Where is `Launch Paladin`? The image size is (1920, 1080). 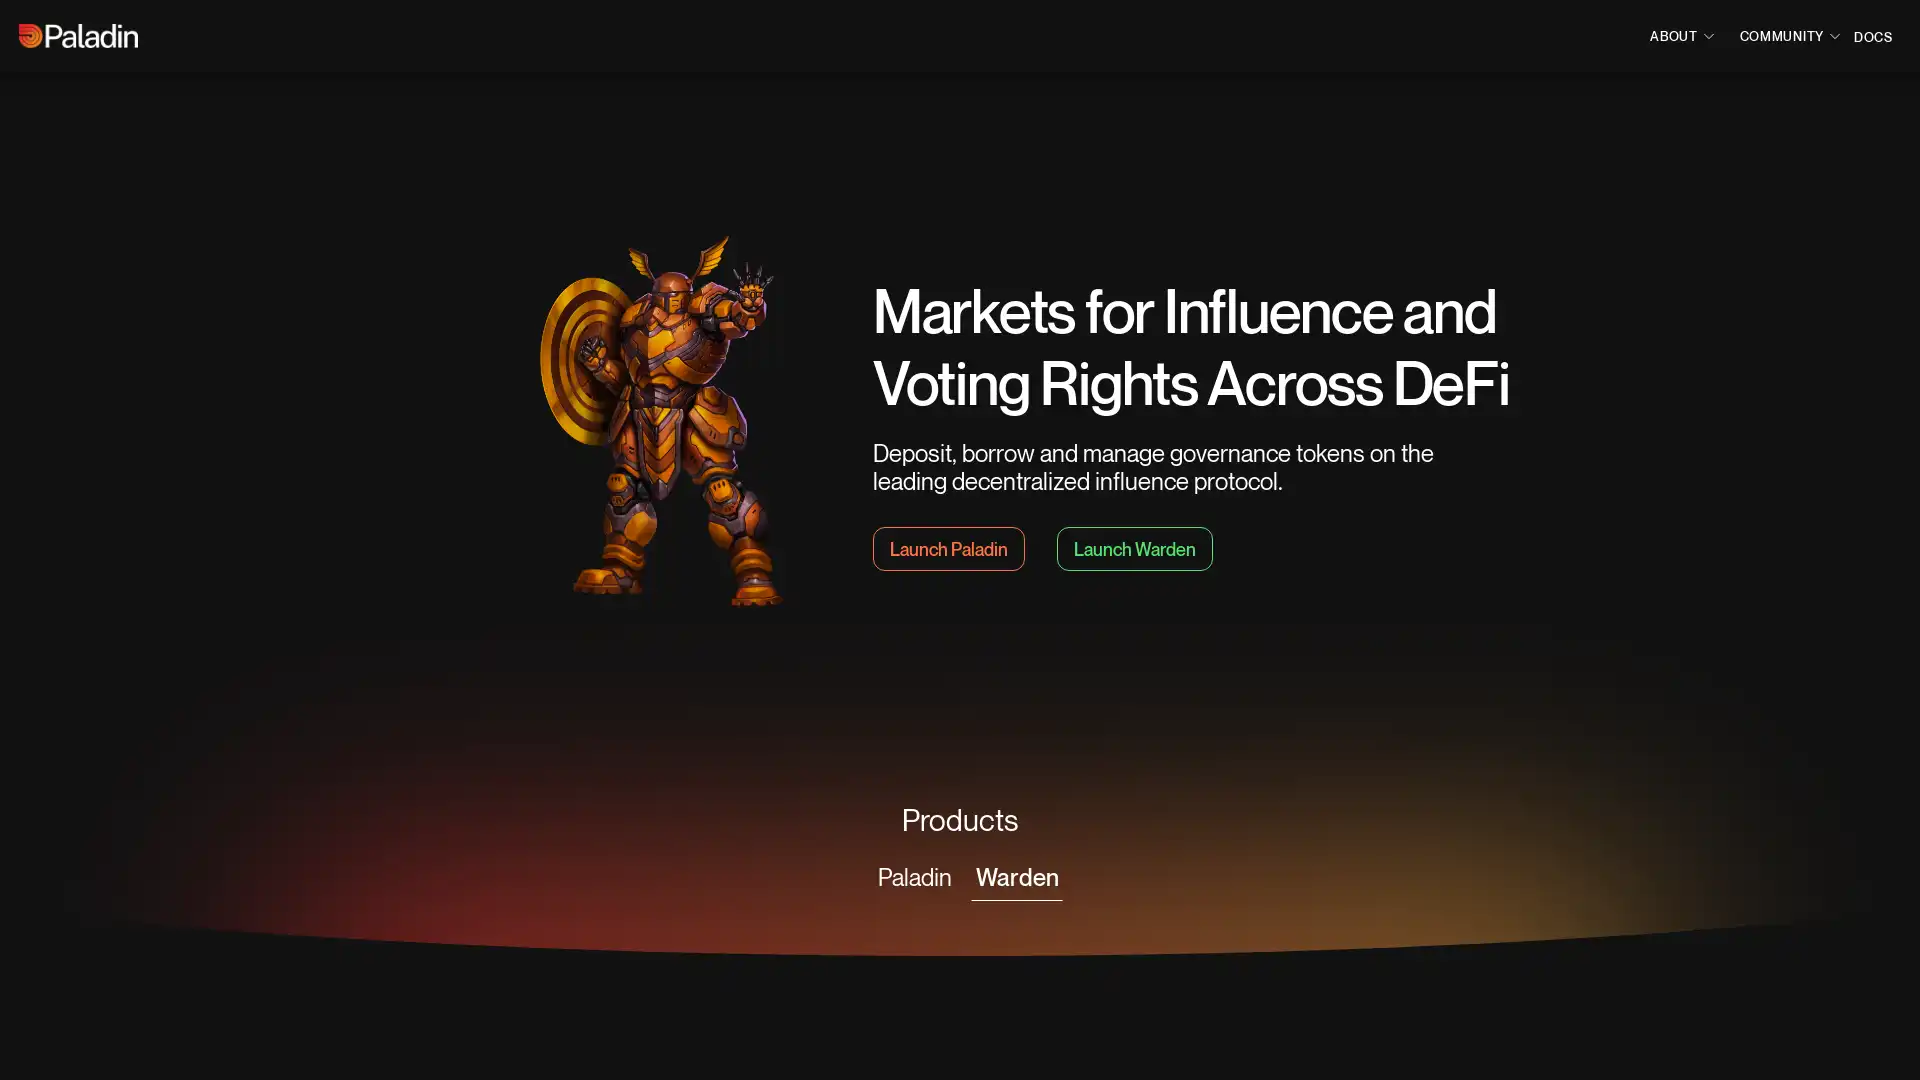
Launch Paladin is located at coordinates (947, 547).